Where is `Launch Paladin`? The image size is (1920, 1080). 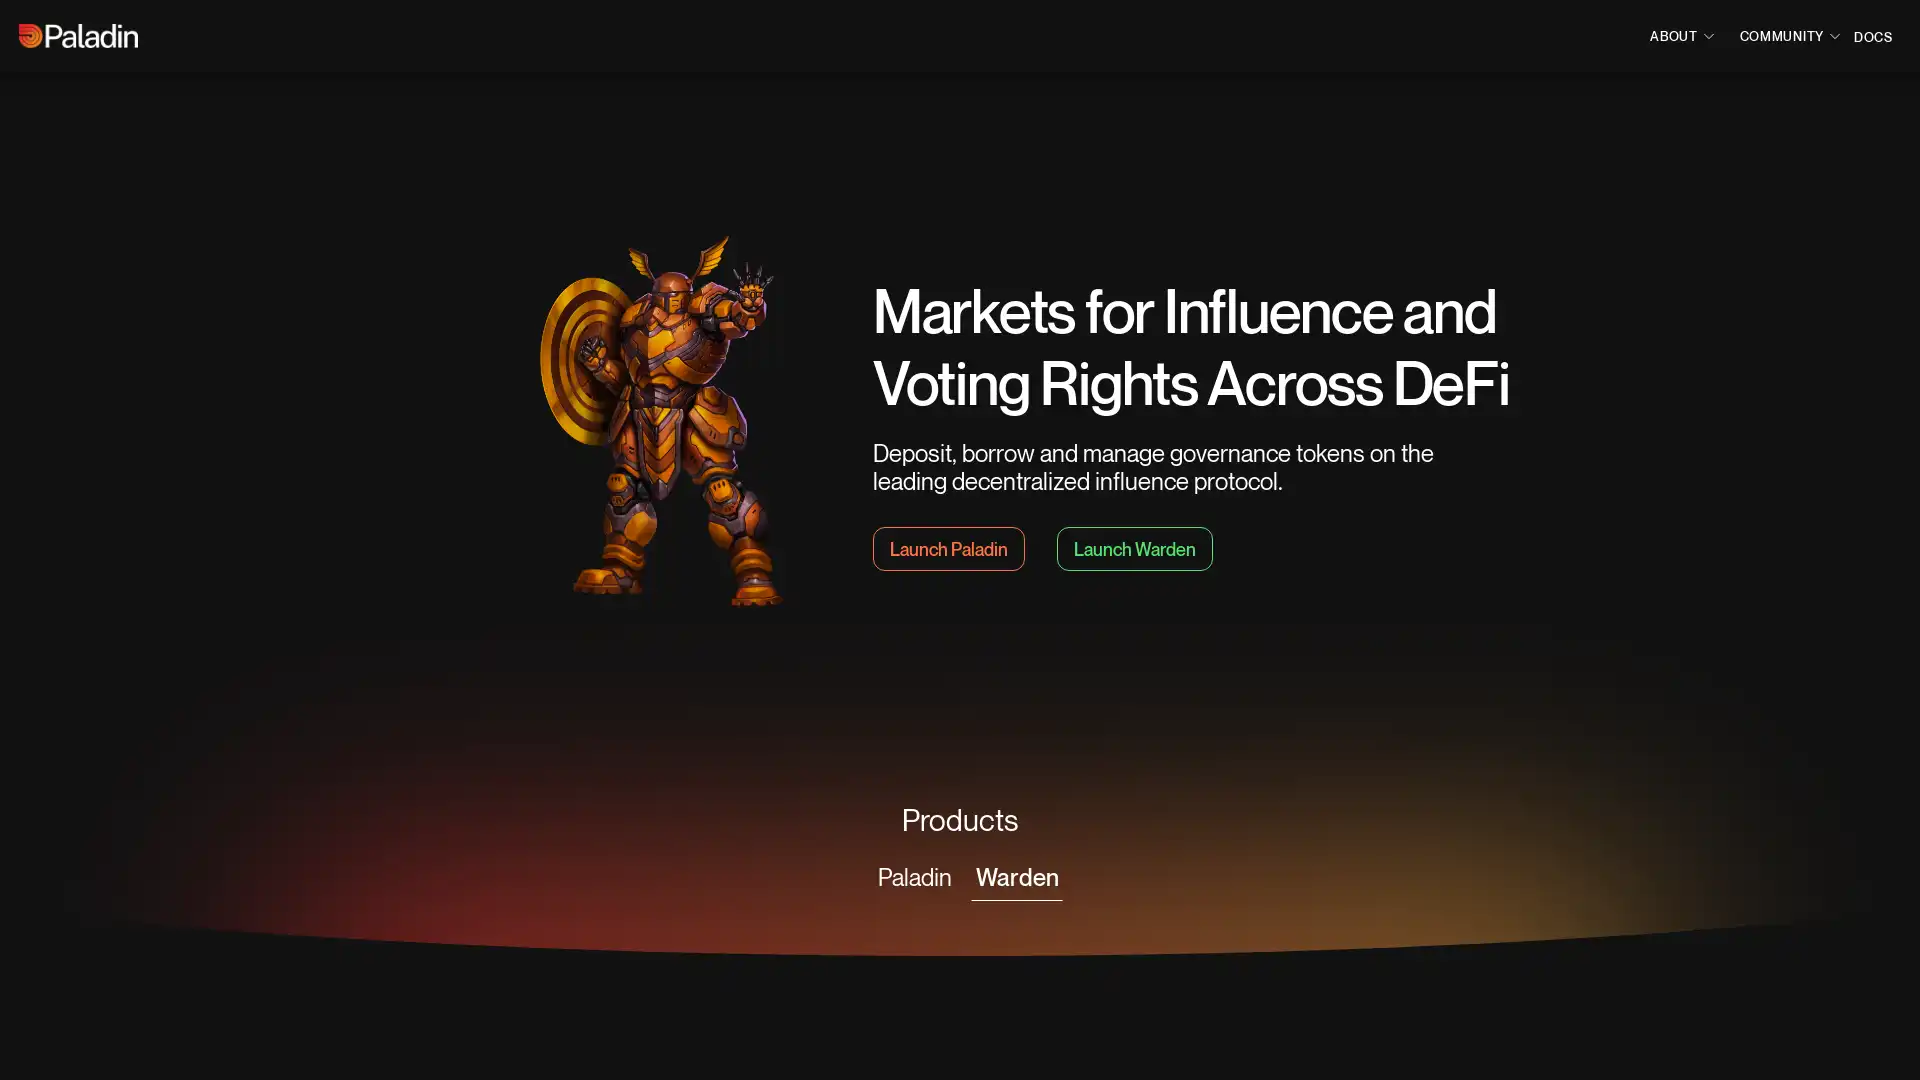
Launch Paladin is located at coordinates (947, 547).